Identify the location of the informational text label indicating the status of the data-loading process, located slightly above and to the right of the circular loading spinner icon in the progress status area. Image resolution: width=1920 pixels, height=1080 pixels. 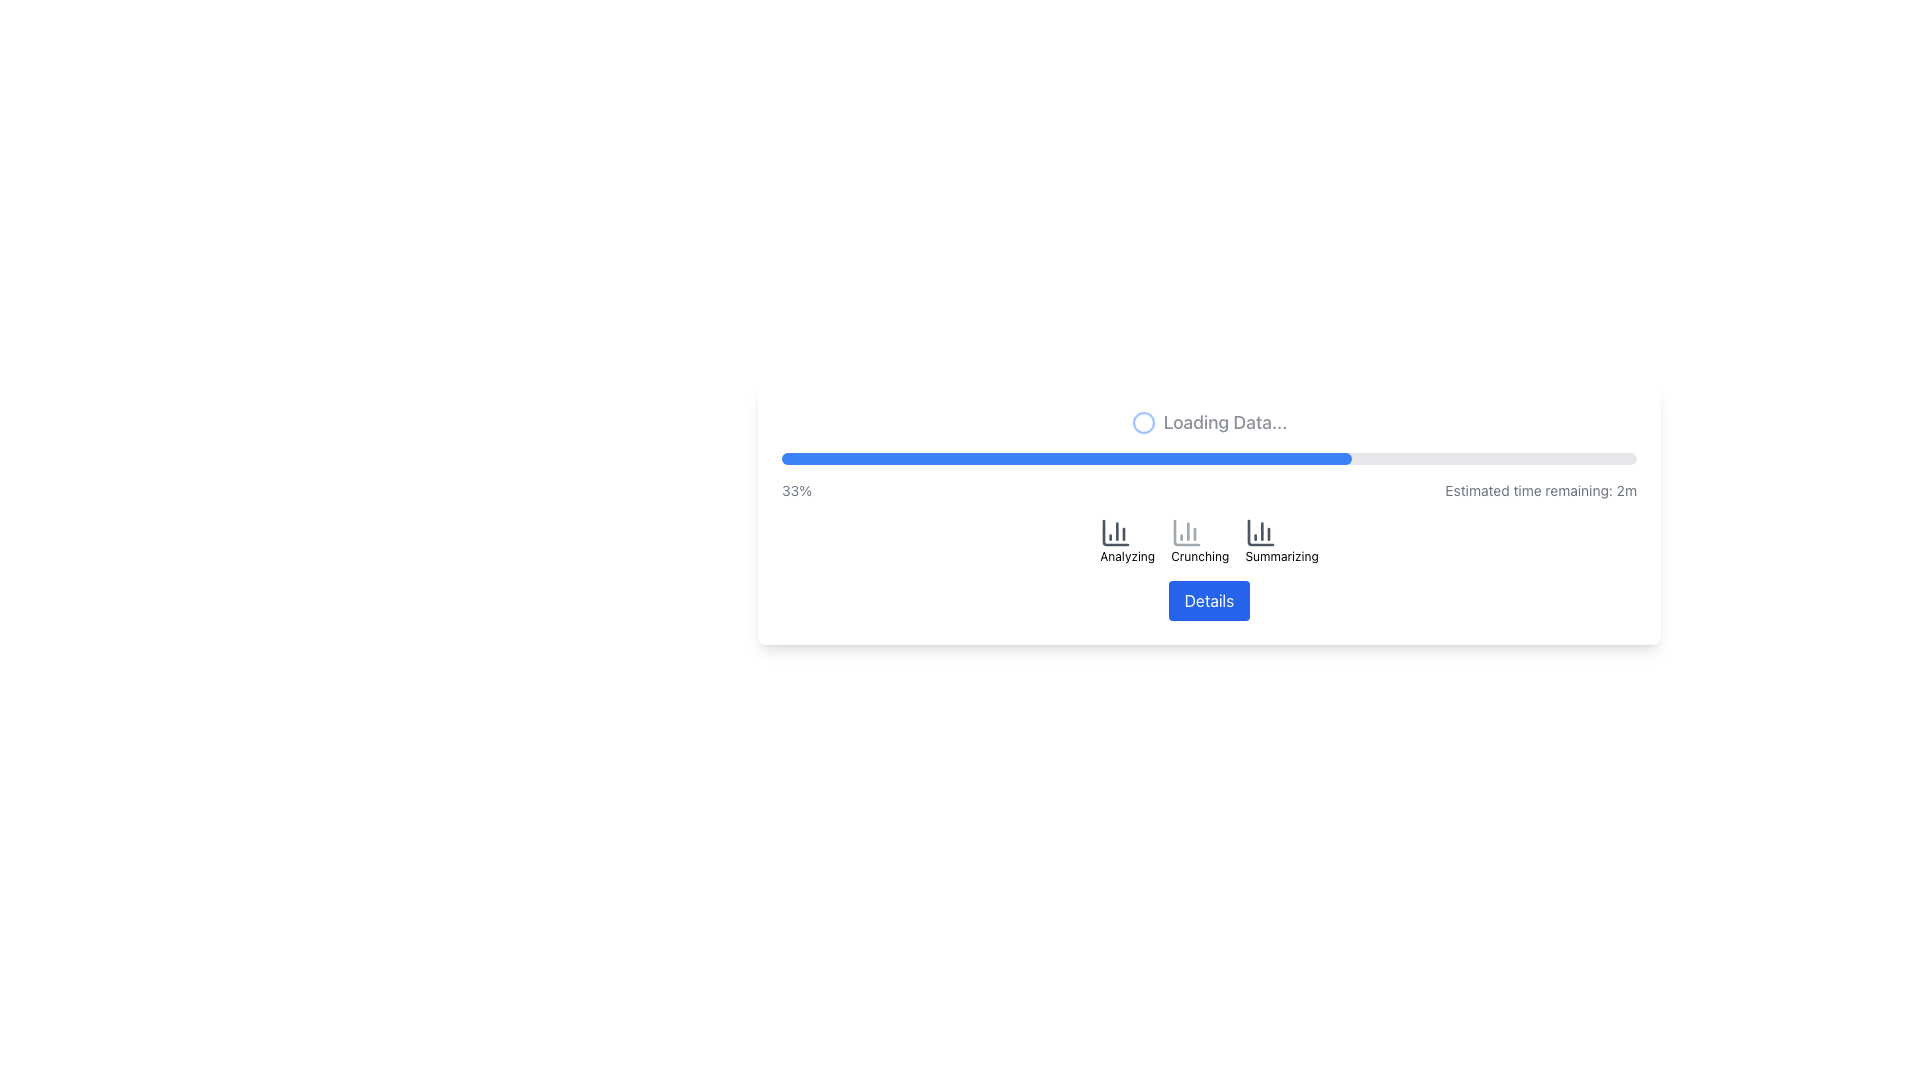
(1224, 422).